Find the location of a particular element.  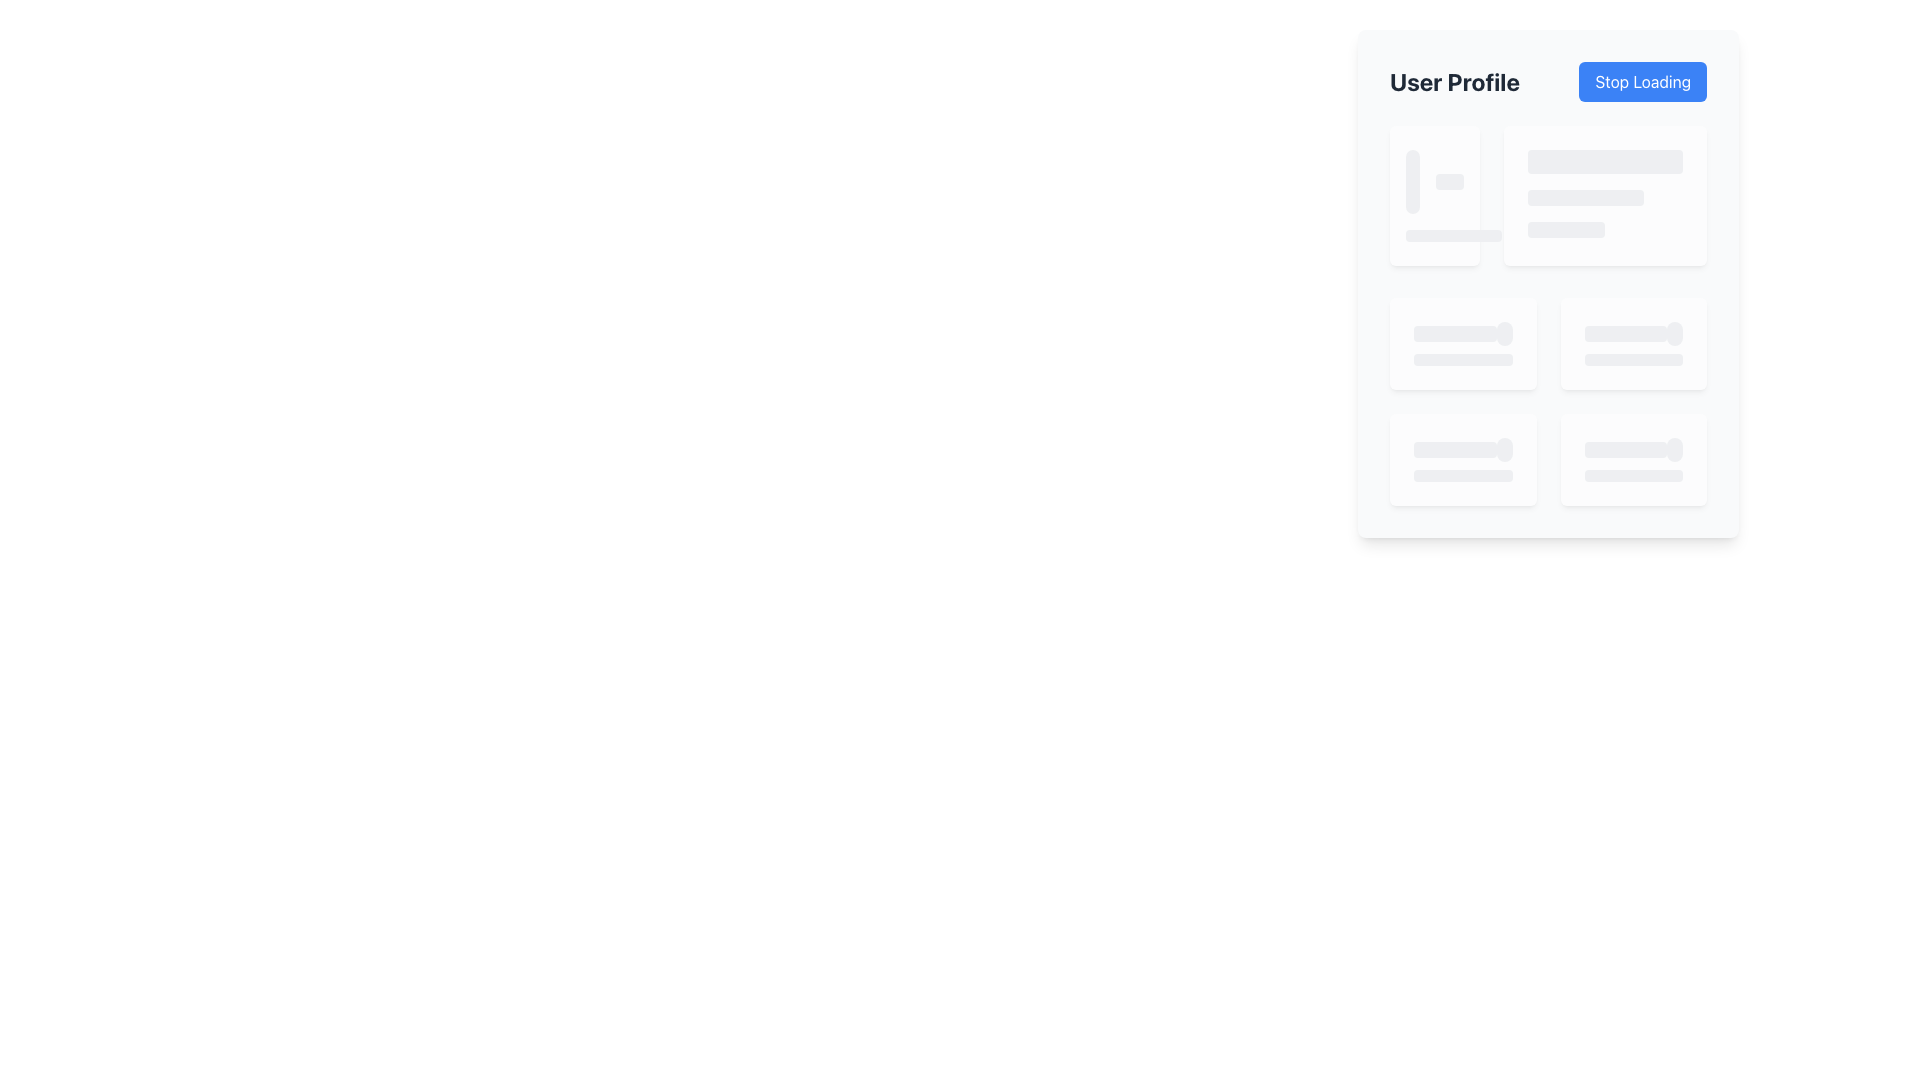

the slider value is located at coordinates (1476, 450).